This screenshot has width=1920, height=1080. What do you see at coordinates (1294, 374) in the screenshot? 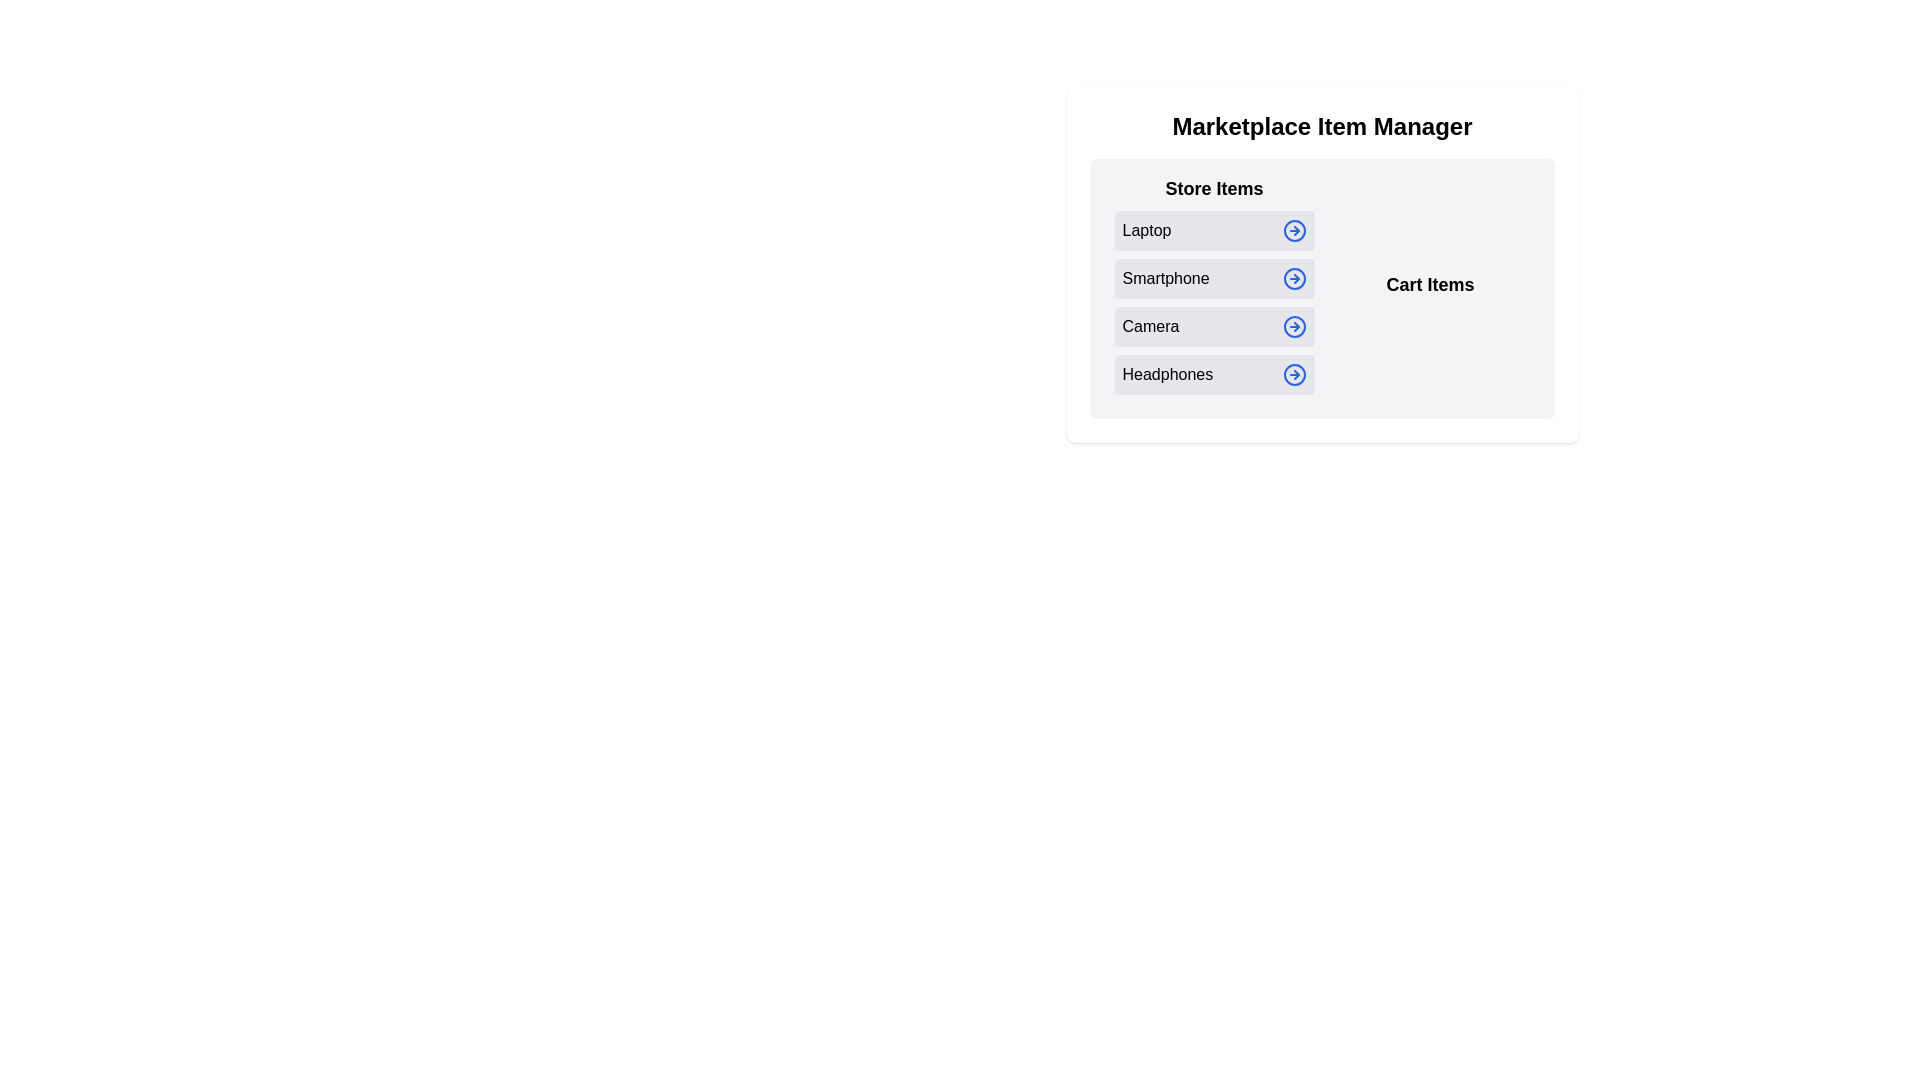
I see `arrow icon next to the item labeled Headphones to move it to the Cart Items section` at bounding box center [1294, 374].